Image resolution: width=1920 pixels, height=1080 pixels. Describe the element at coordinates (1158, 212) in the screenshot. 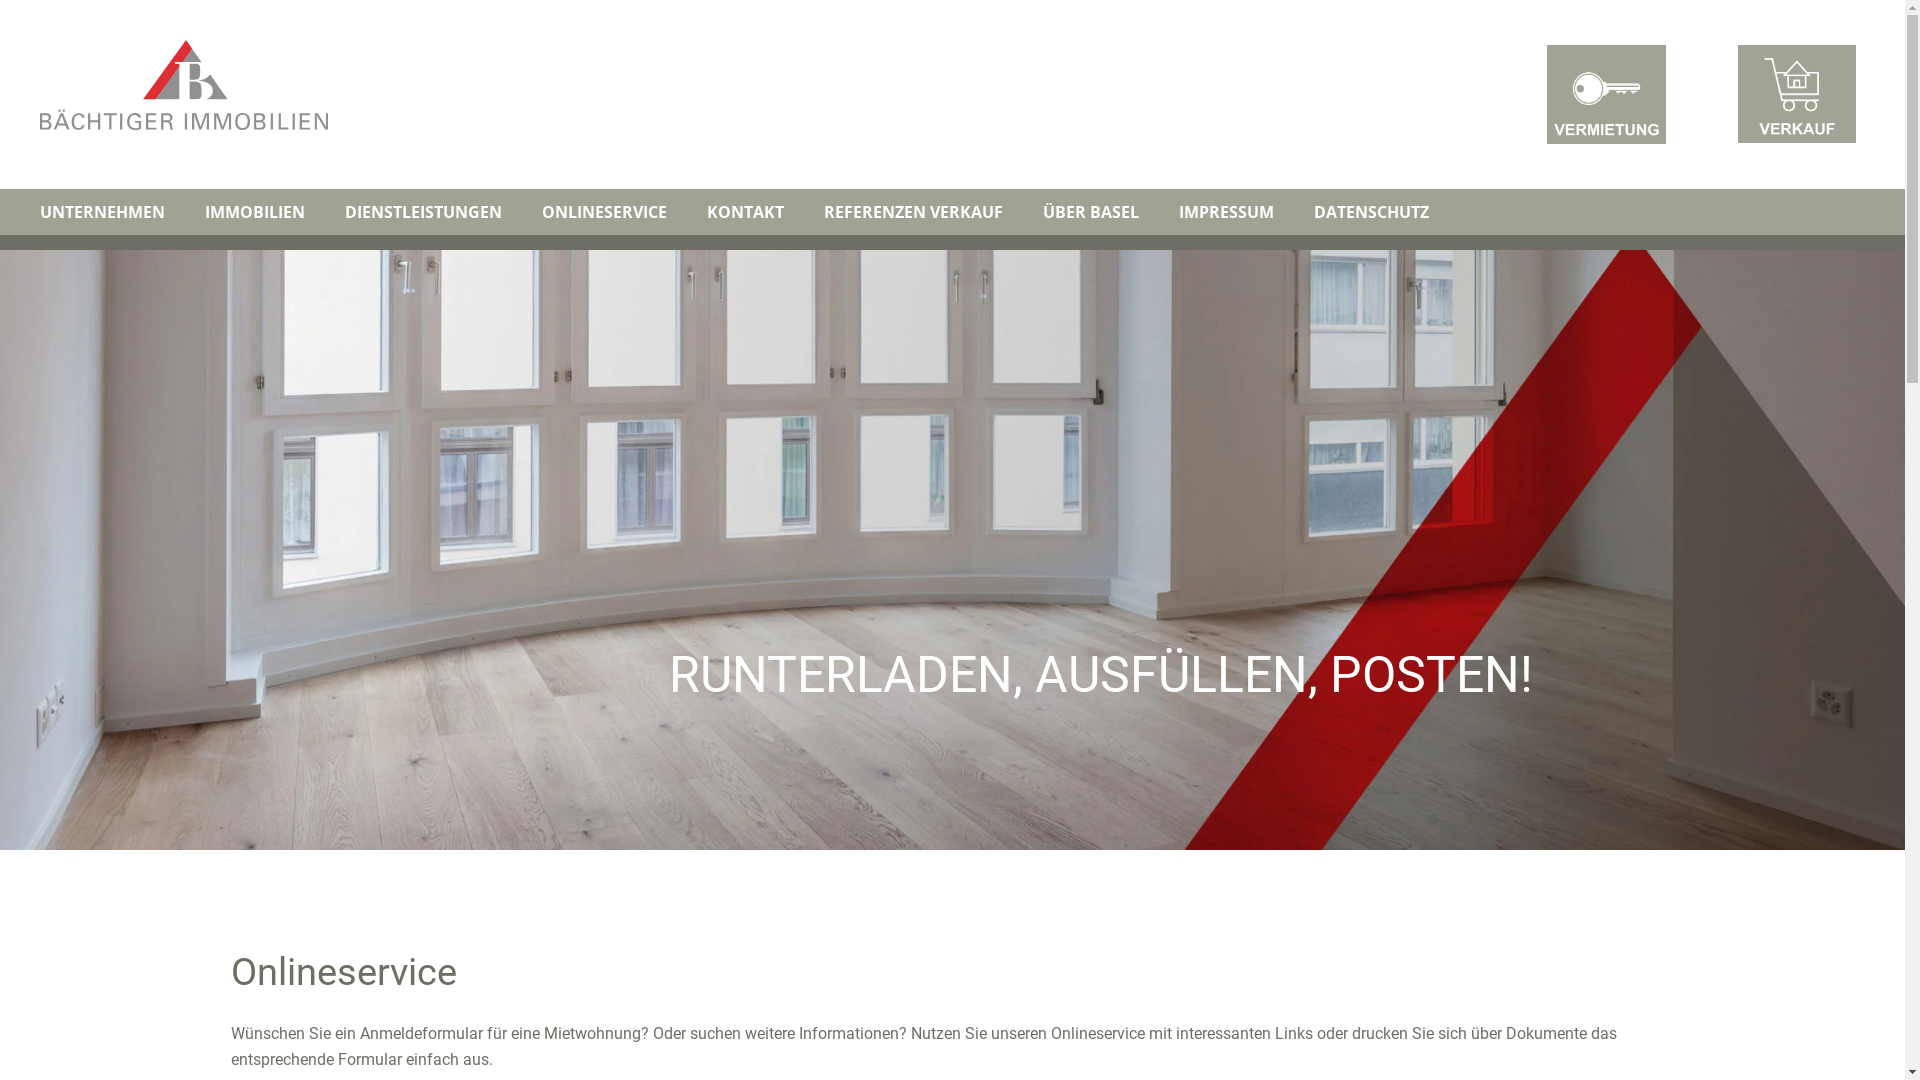

I see `'IMPRESSUM'` at that location.